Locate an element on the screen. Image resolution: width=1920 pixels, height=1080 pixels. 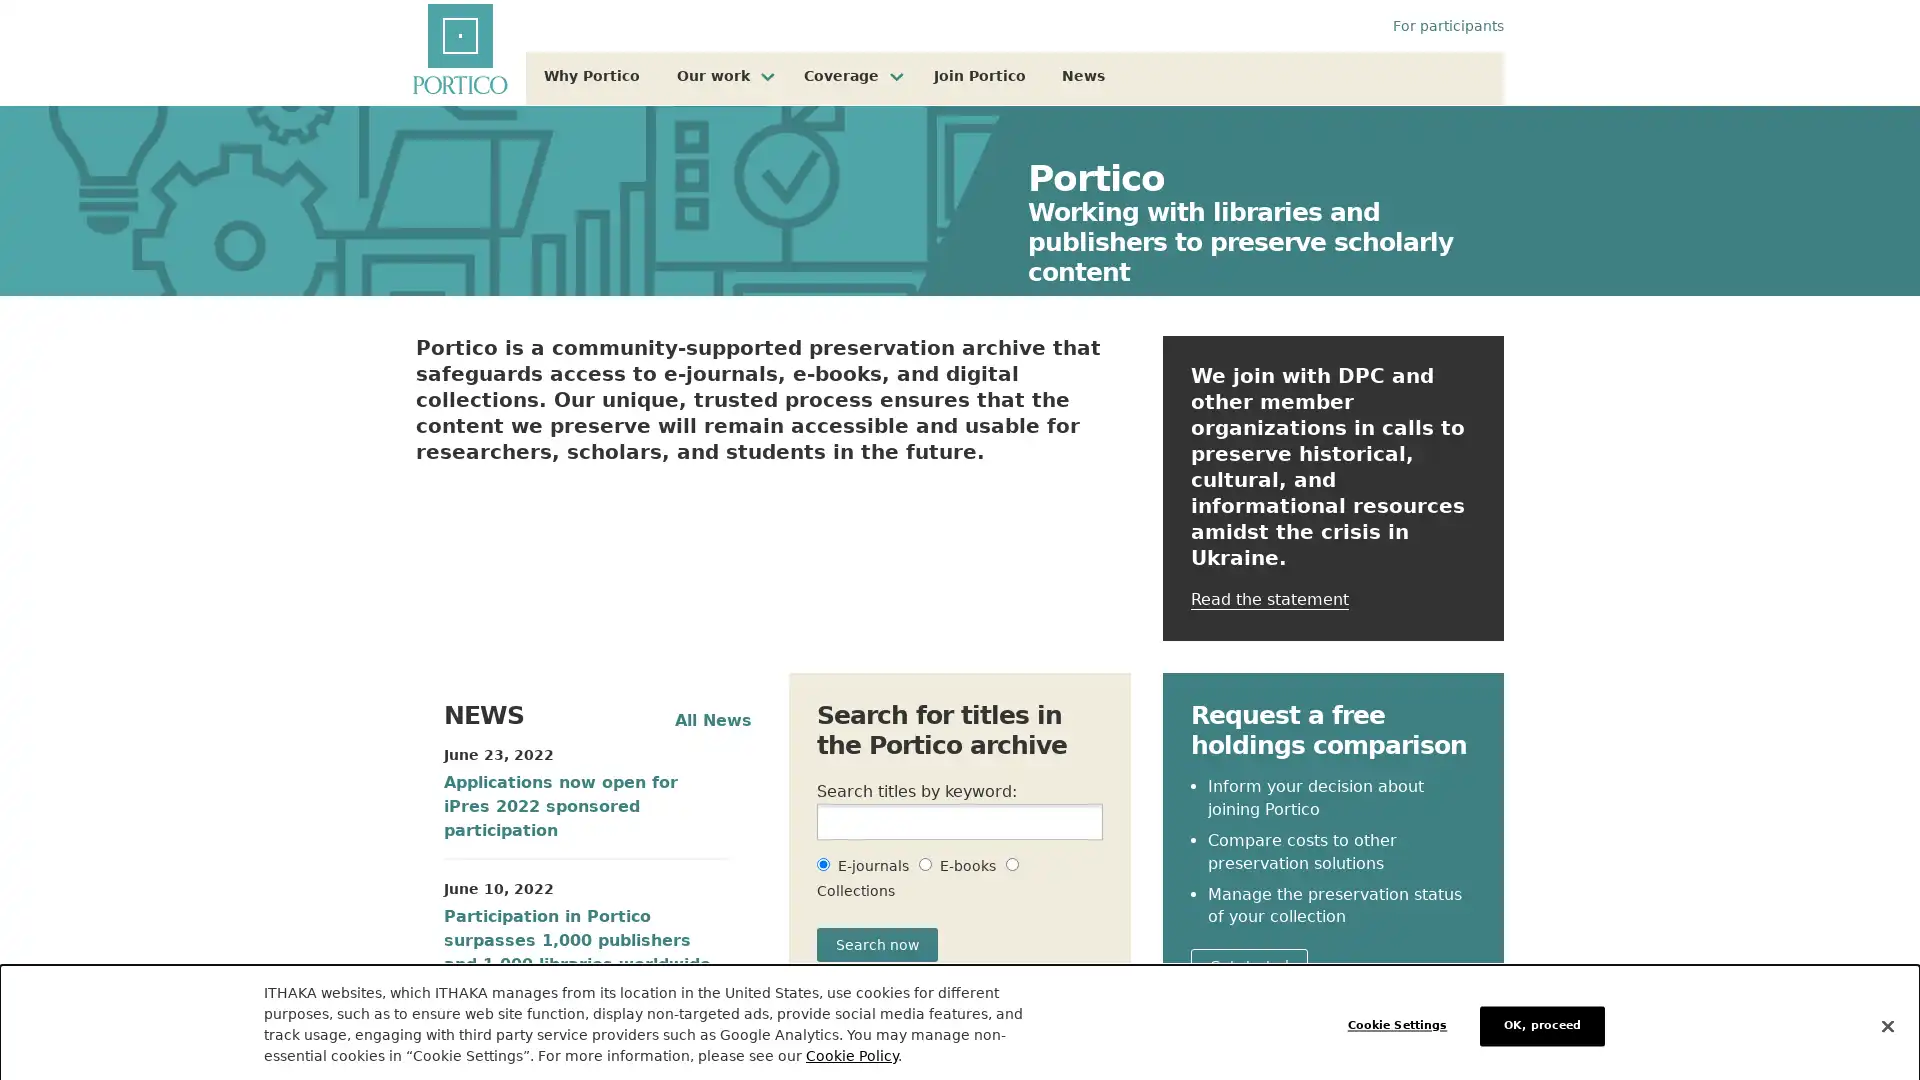
Search now is located at coordinates (877, 945).